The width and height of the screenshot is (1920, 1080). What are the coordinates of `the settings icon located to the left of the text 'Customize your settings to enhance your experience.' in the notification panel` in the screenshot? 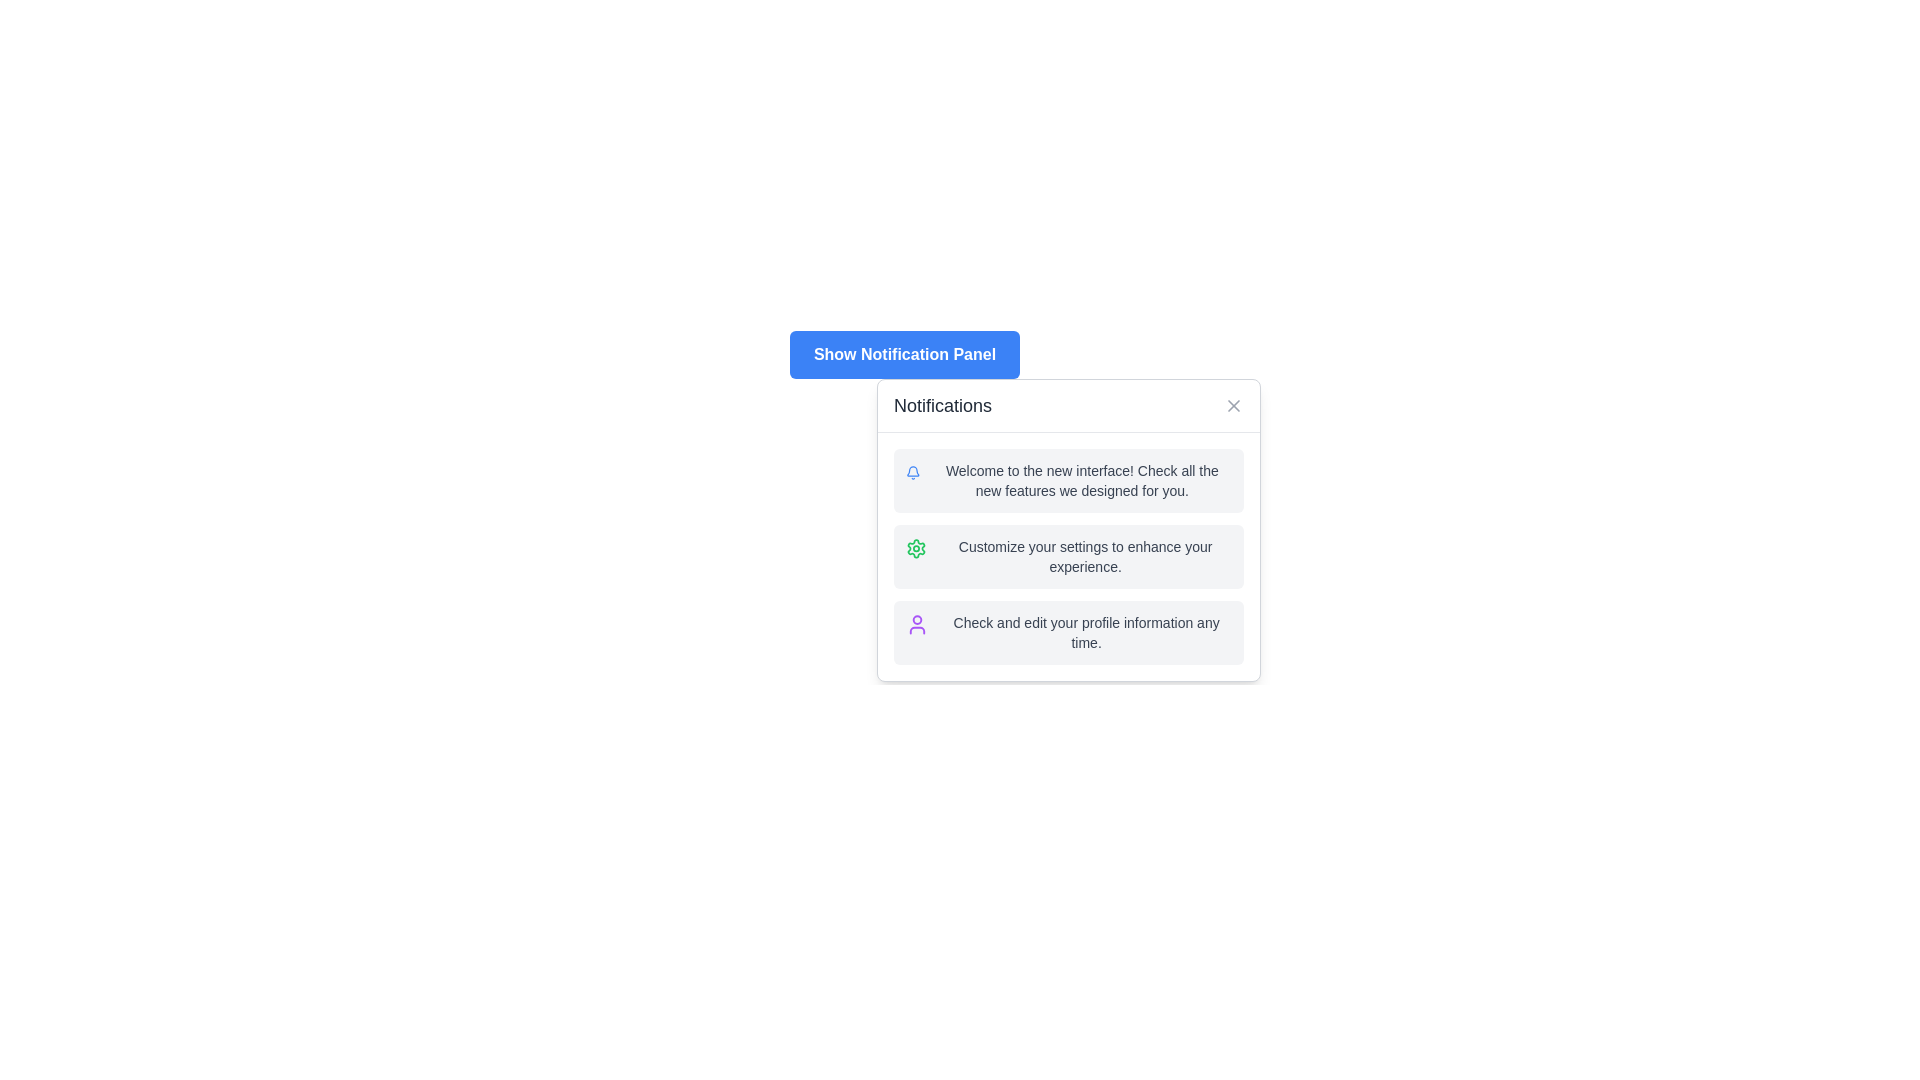 It's located at (915, 548).